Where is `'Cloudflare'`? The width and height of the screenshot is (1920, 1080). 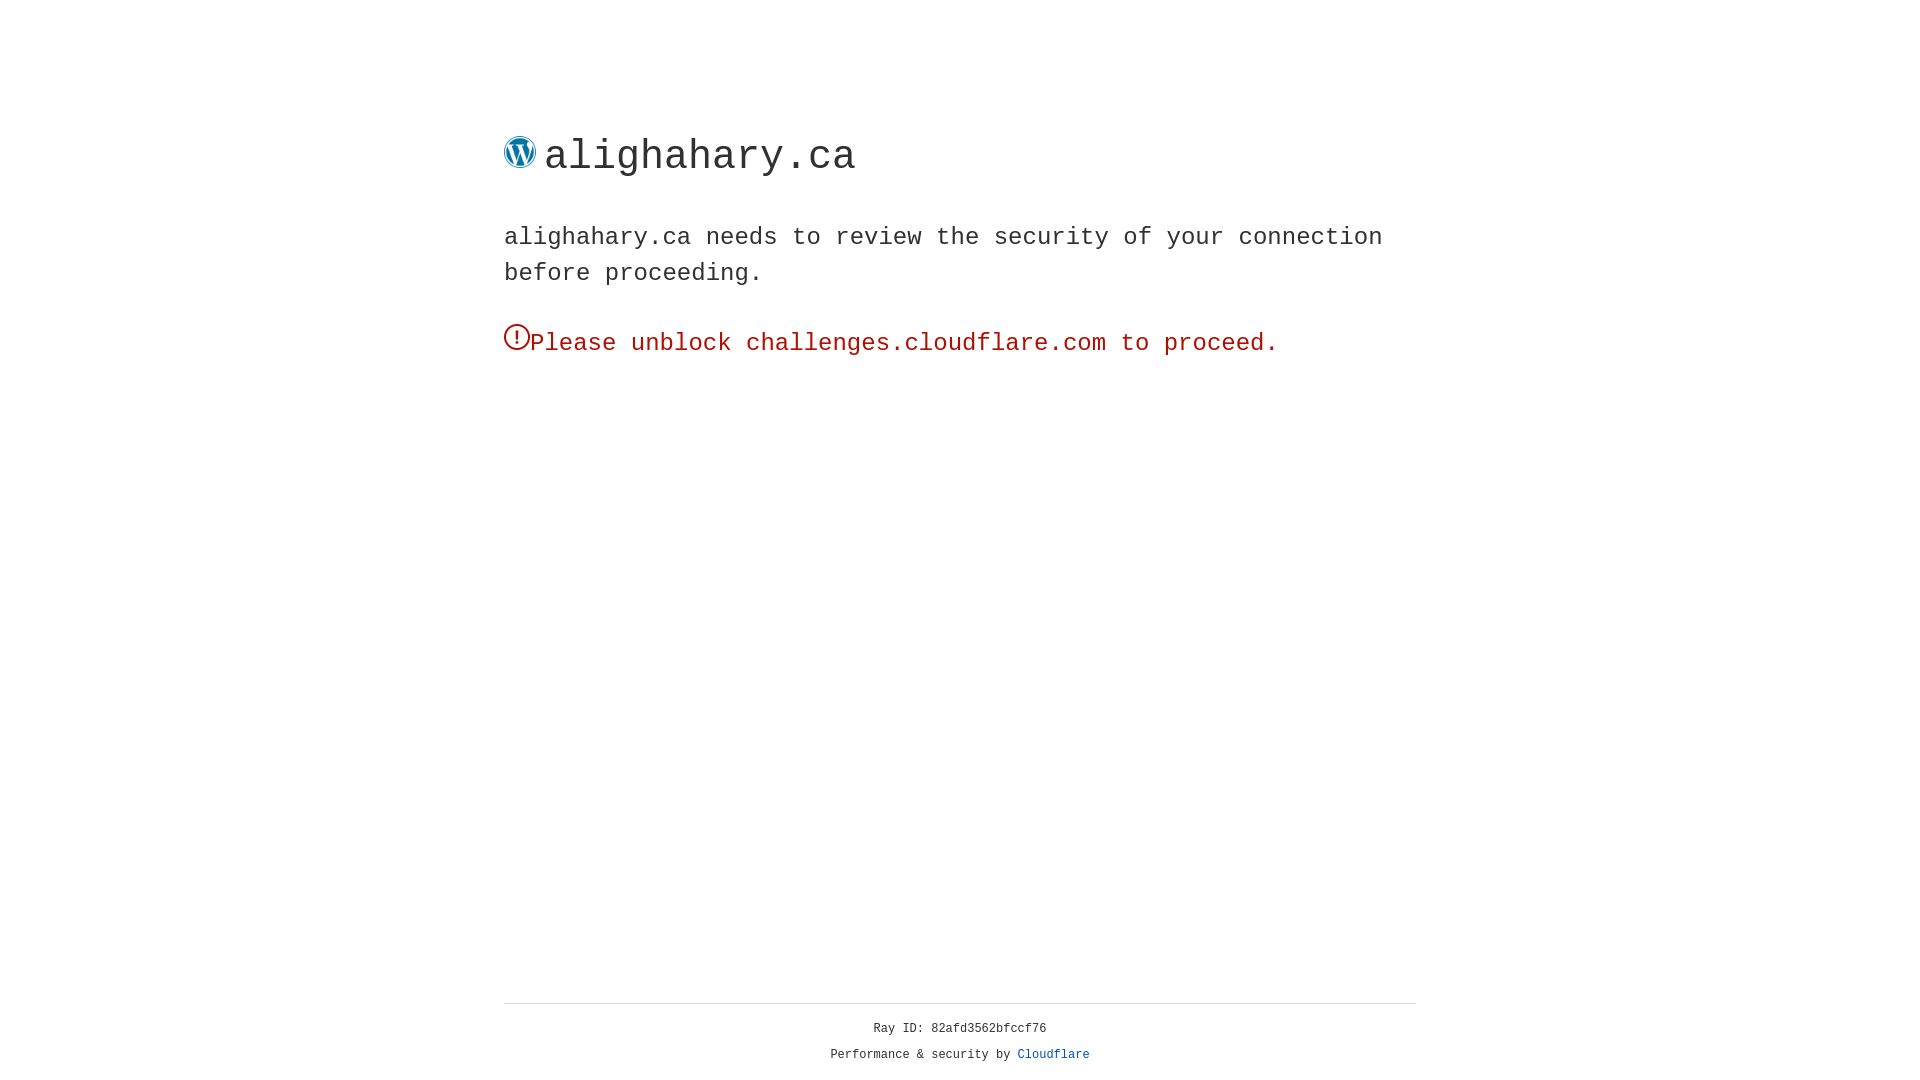 'Cloudflare' is located at coordinates (1053, 1054).